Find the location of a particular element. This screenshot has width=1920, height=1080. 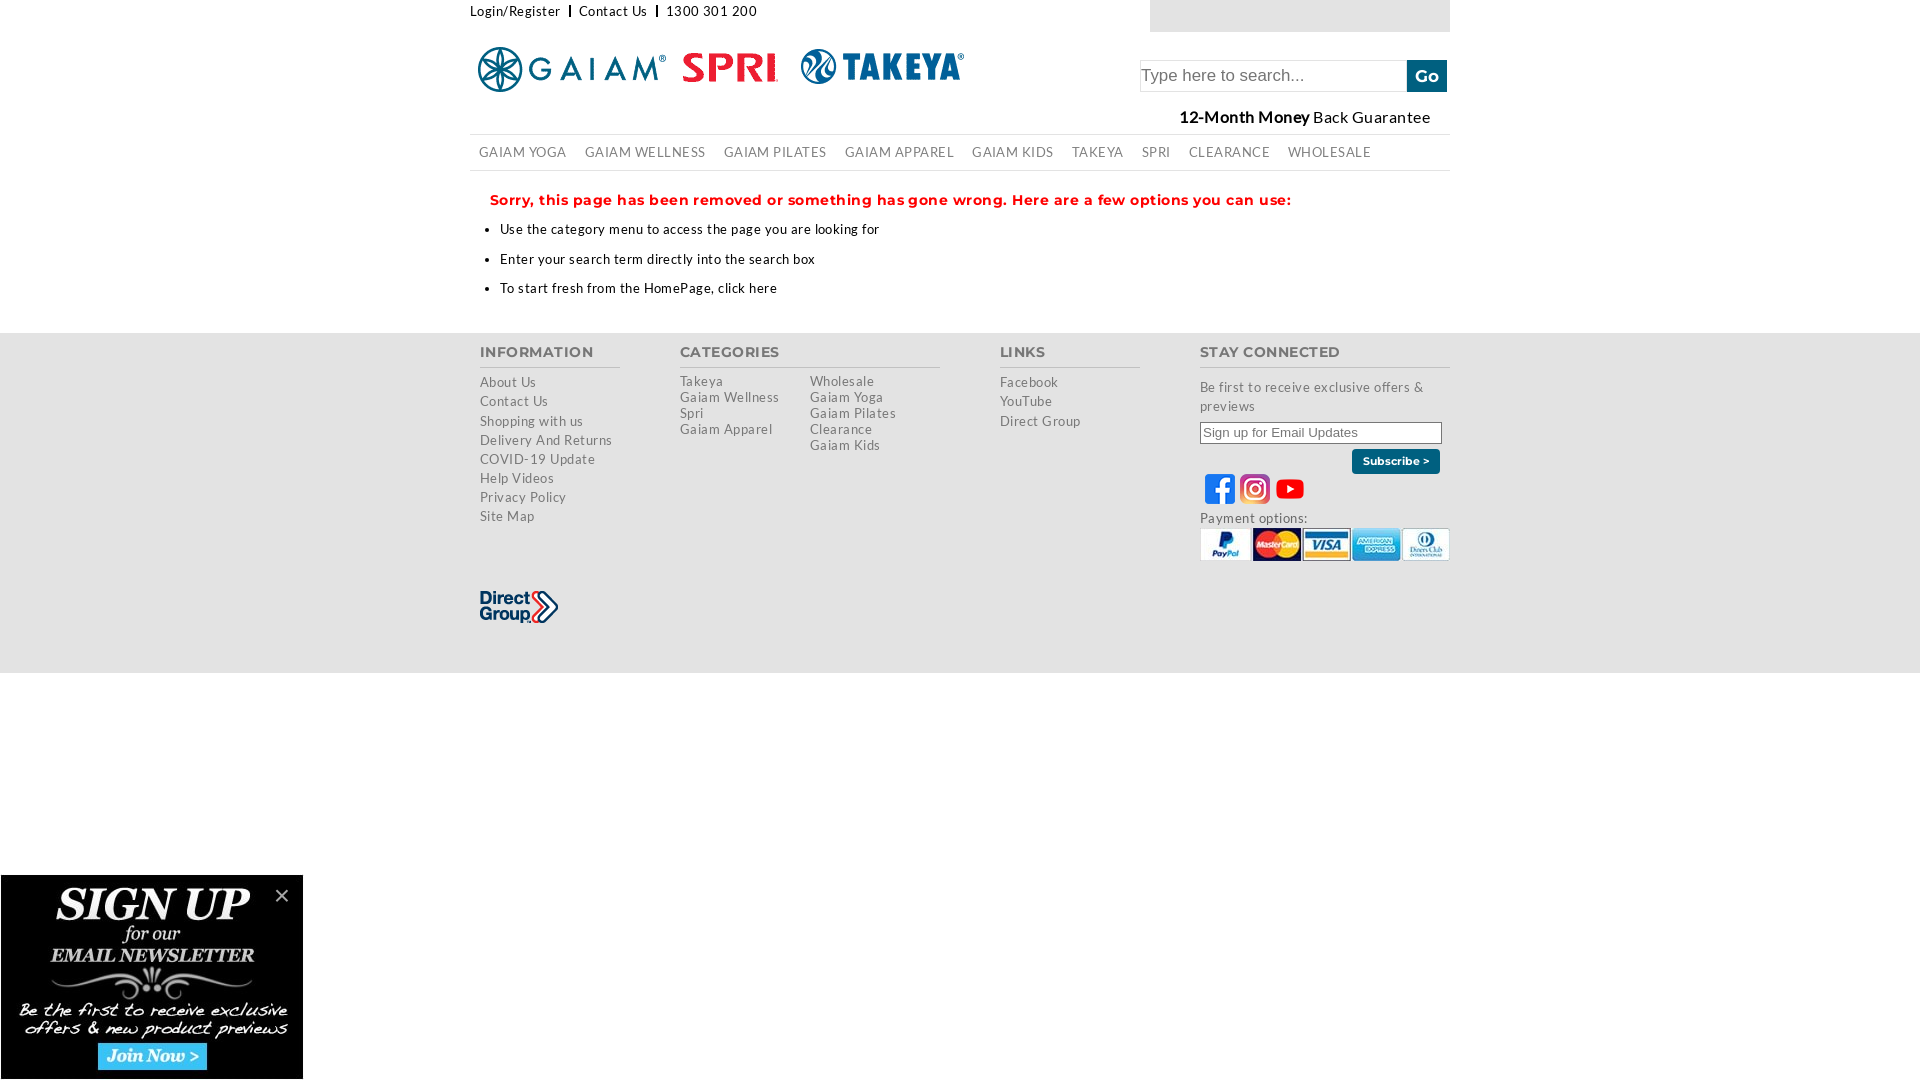

'GAIAM KIDS' is located at coordinates (1012, 151).